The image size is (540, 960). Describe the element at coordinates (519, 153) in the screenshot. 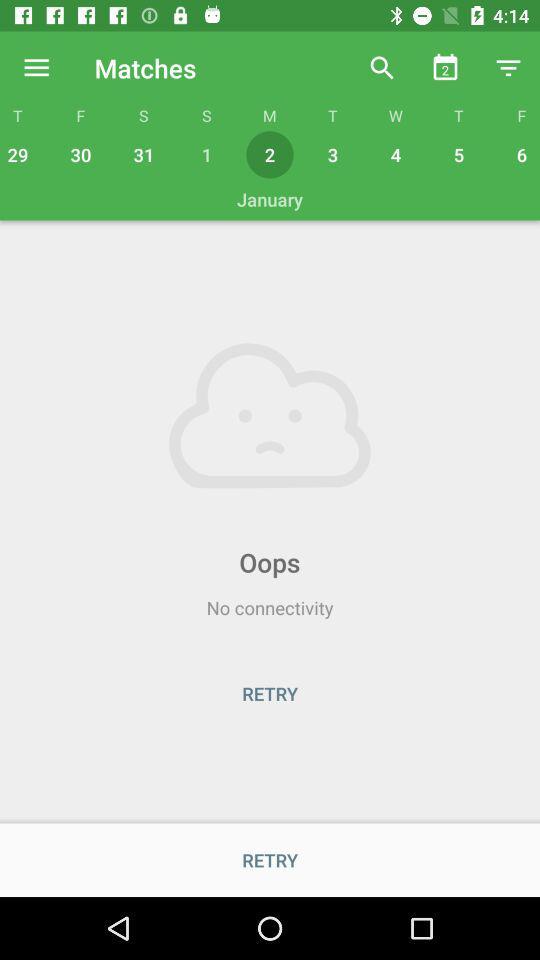

I see `the item above january` at that location.